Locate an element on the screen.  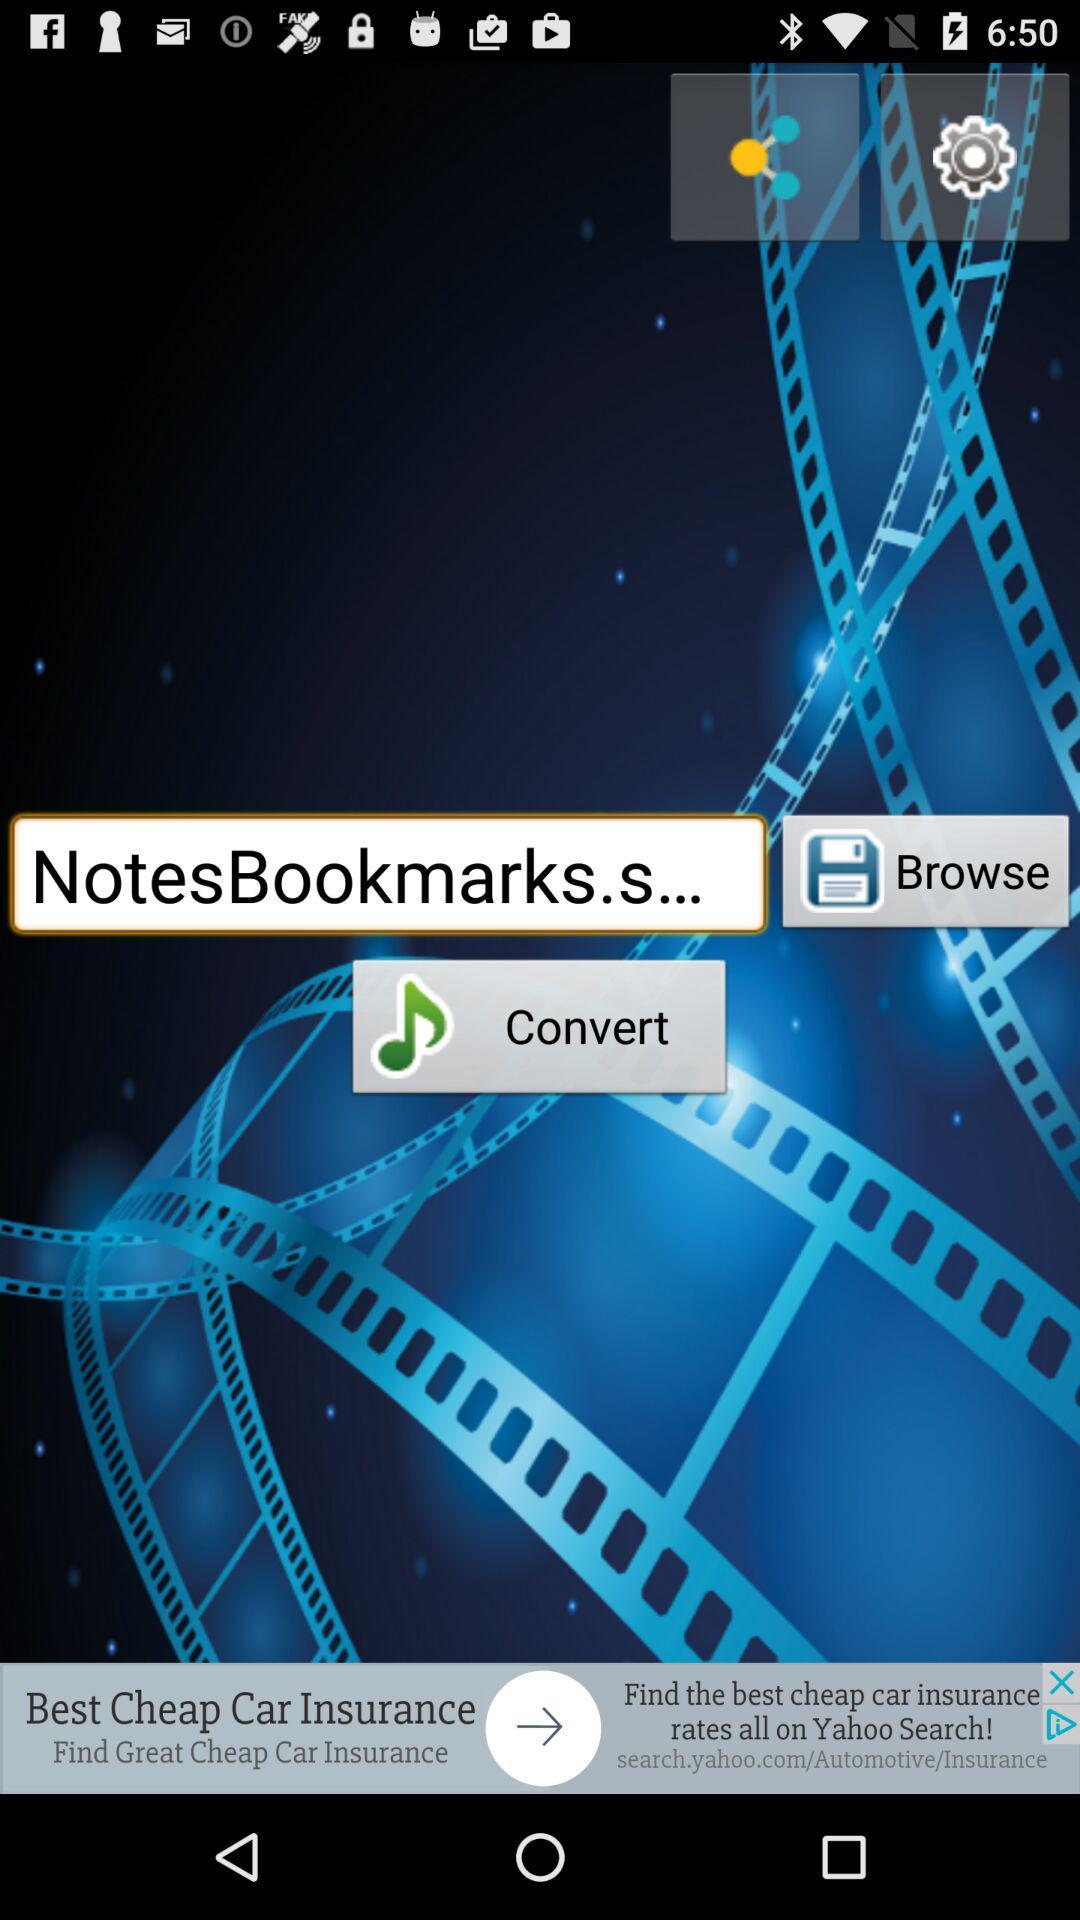
open settings menu is located at coordinates (974, 156).